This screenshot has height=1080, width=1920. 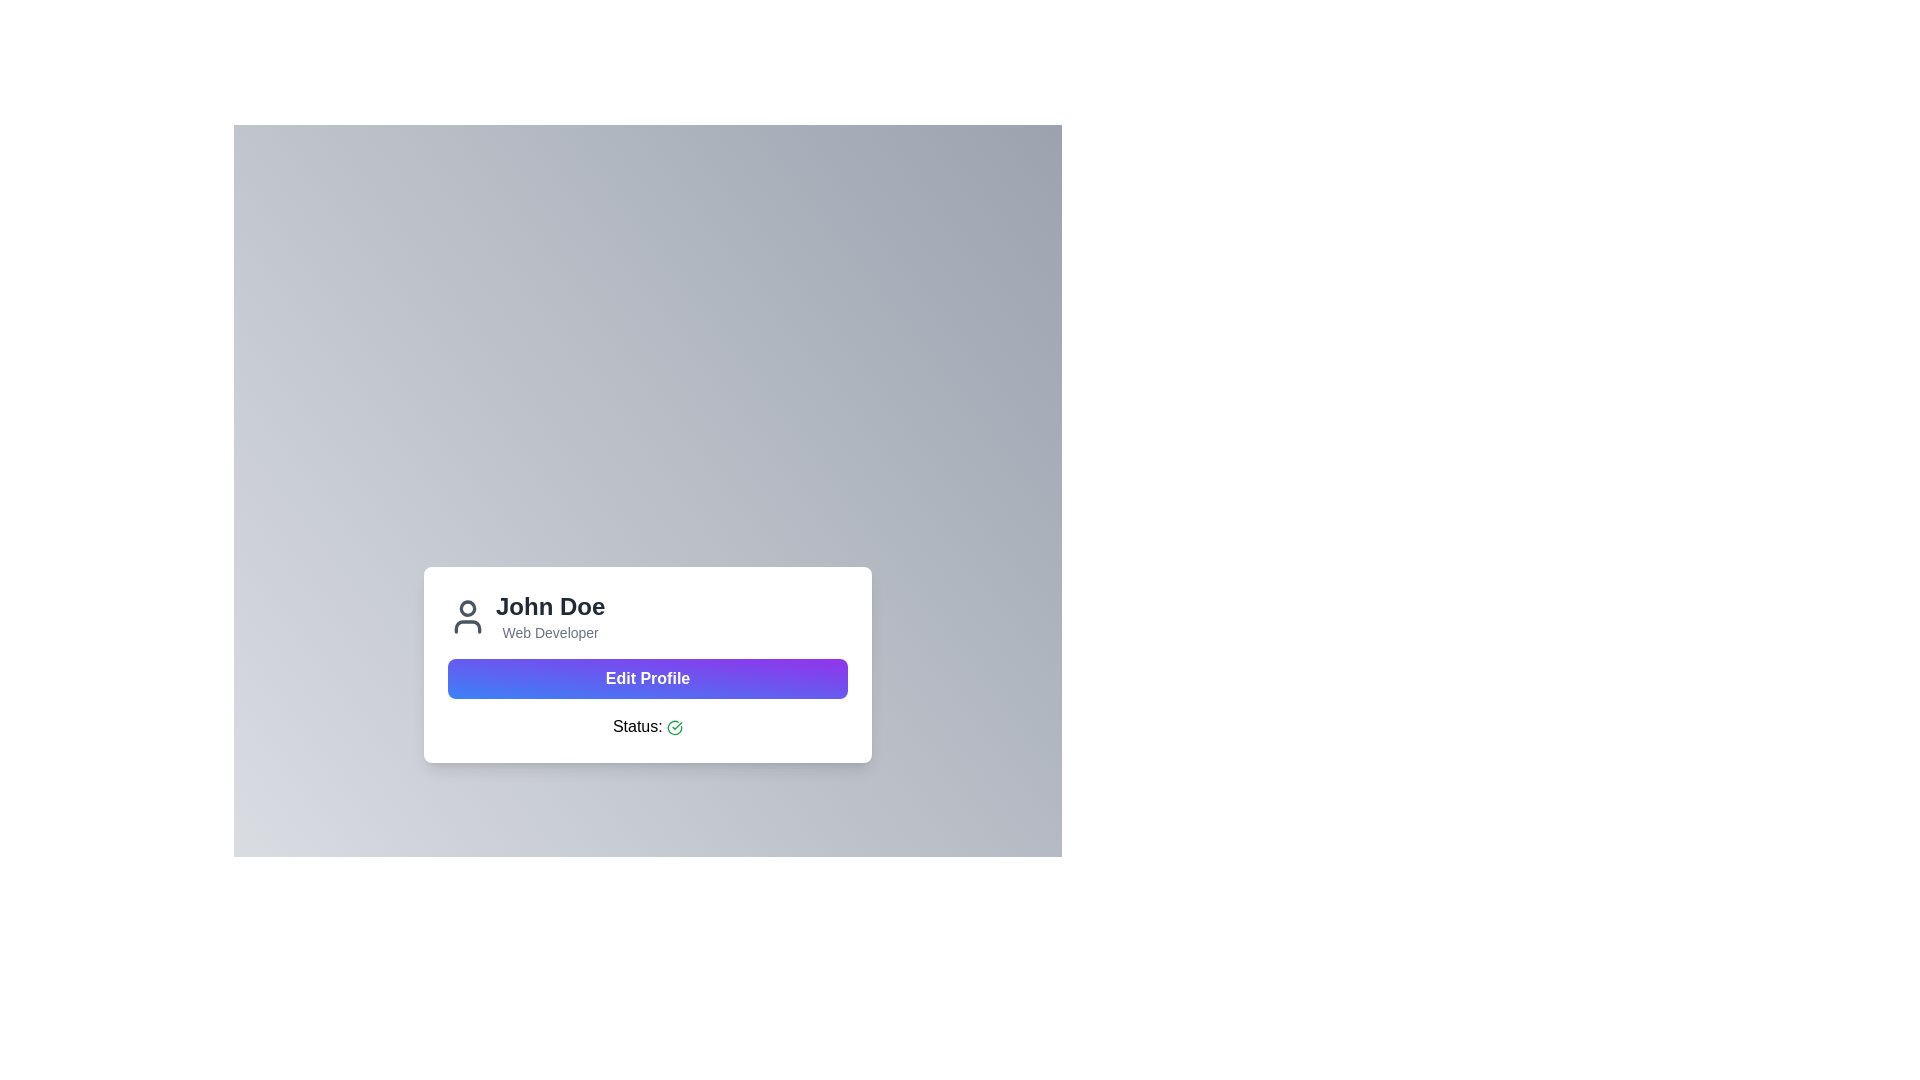 What do you see at coordinates (550, 605) in the screenshot?
I see `text label indicating the name of the user on the card, which is positioned at the top section of the card-like structure` at bounding box center [550, 605].